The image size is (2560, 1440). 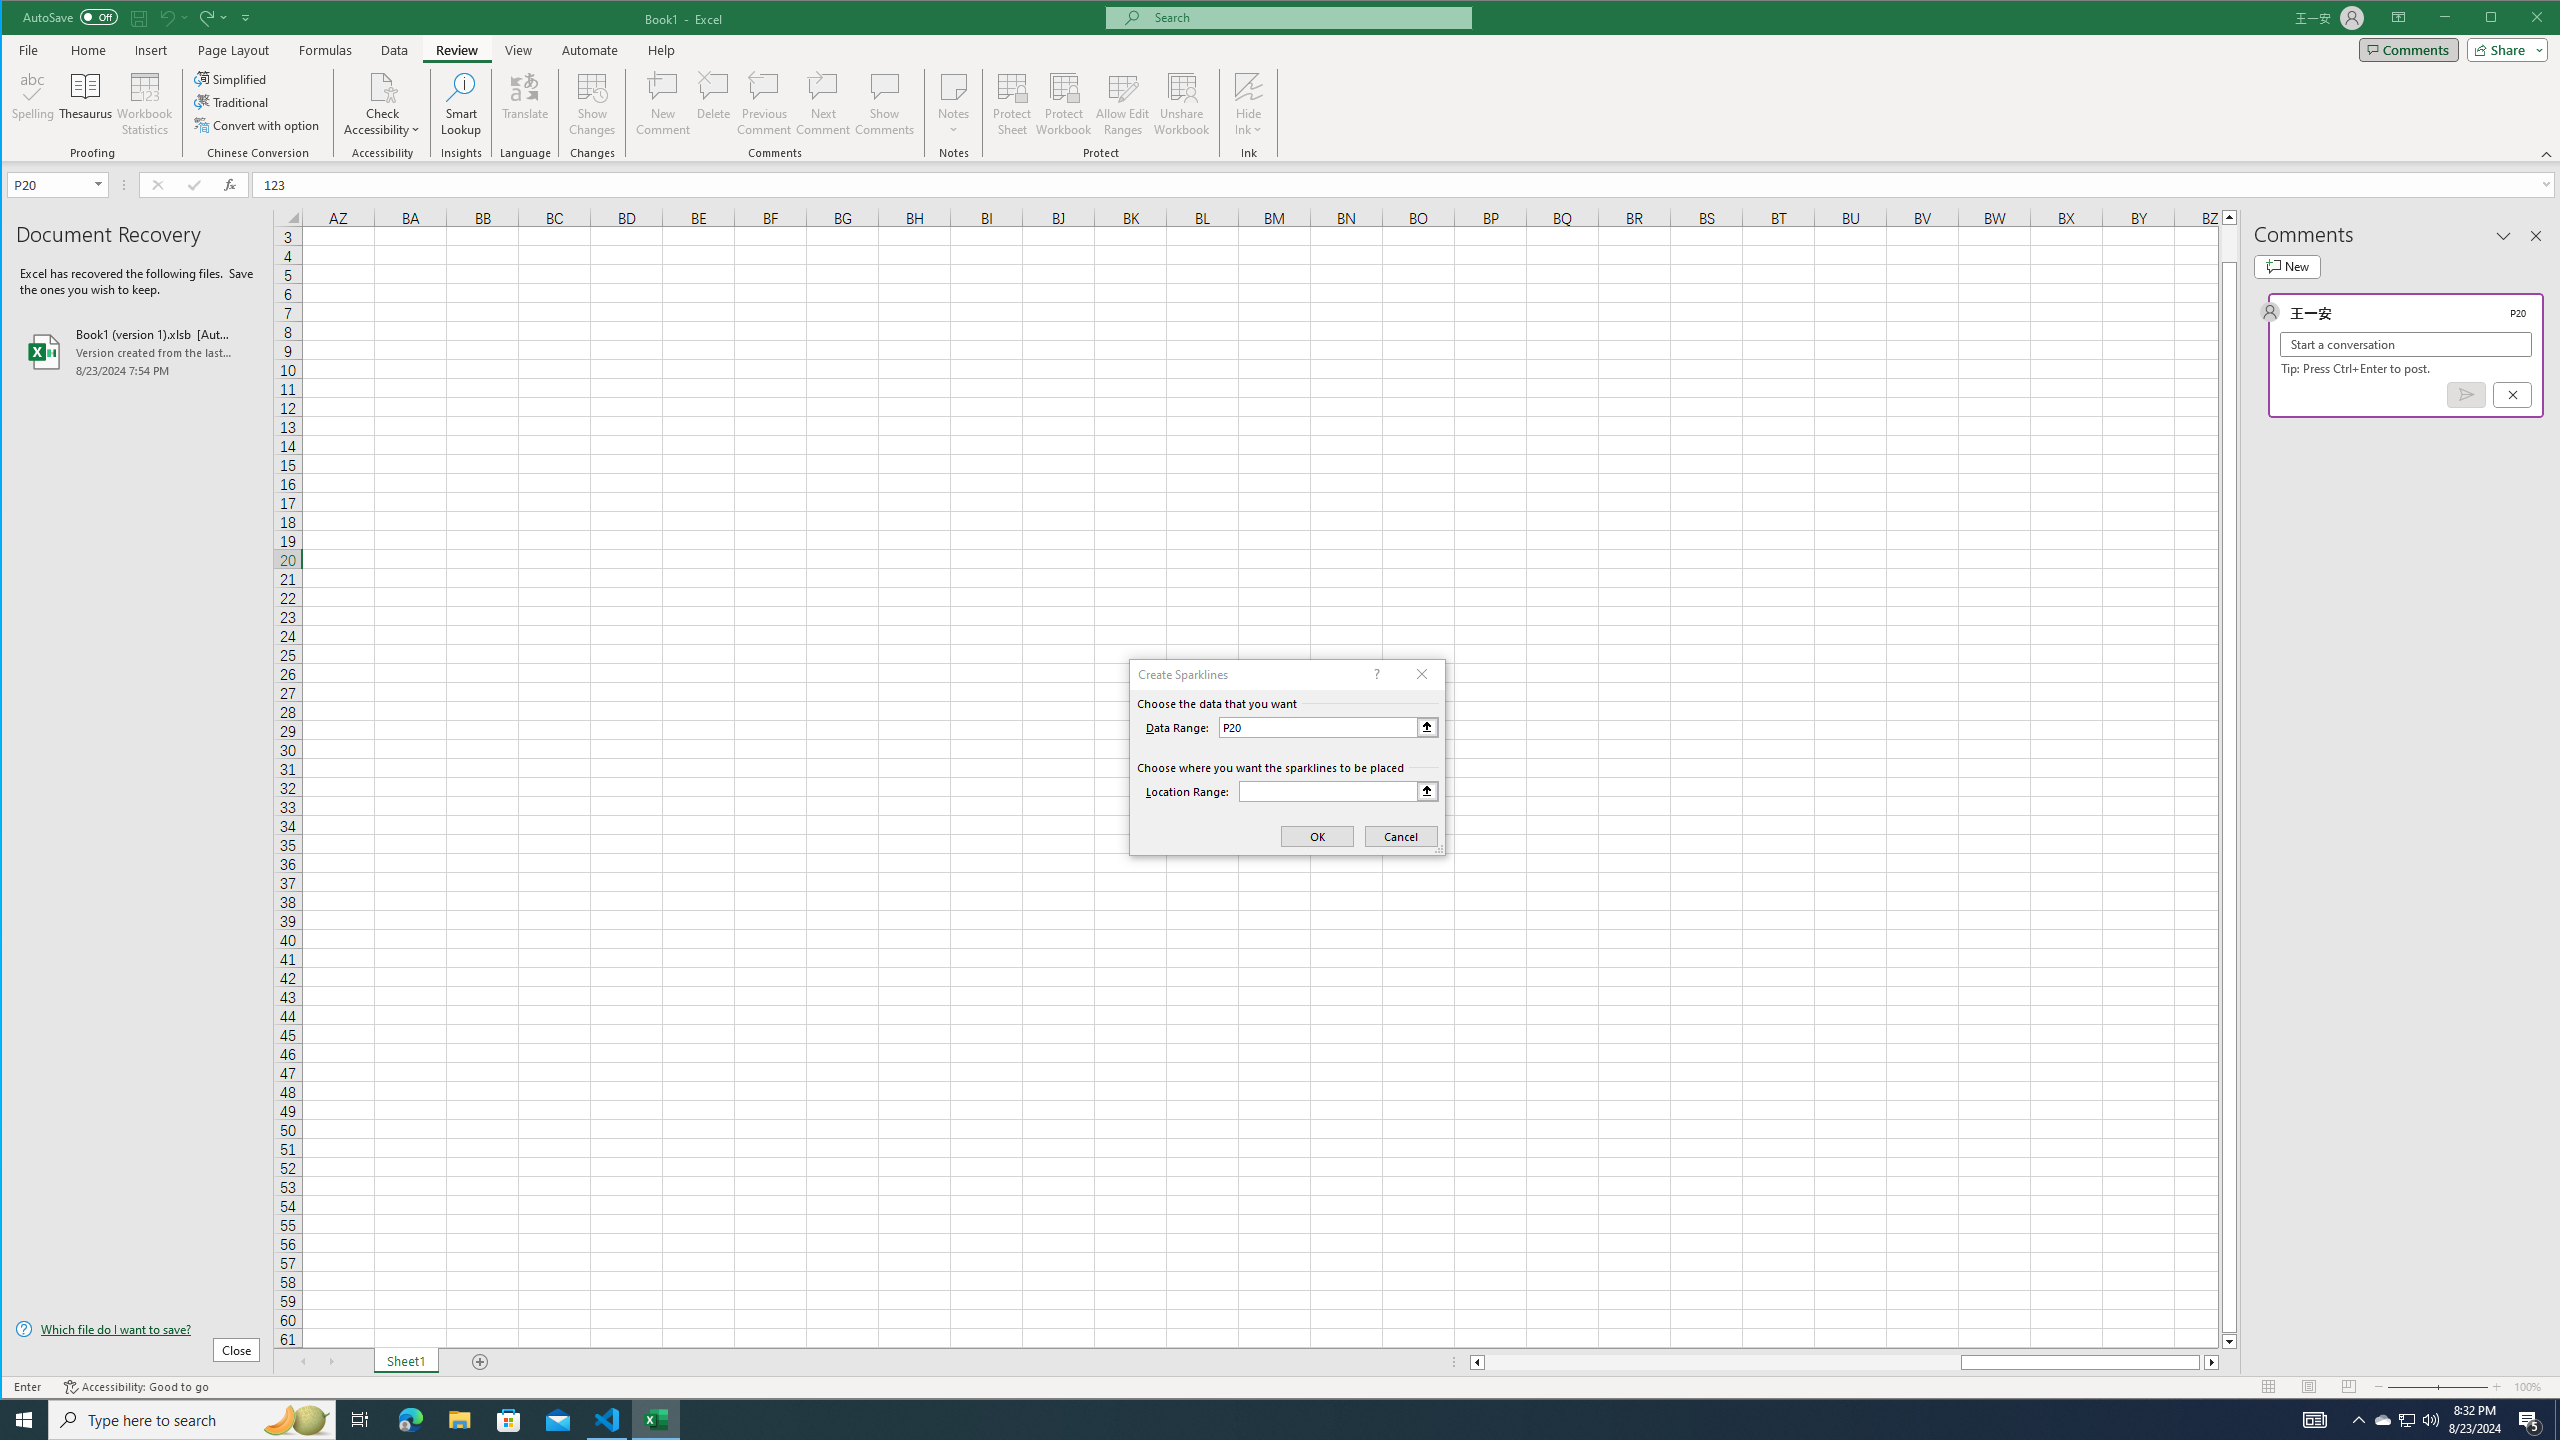 What do you see at coordinates (2502, 235) in the screenshot?
I see `'Task Pane Options'` at bounding box center [2502, 235].